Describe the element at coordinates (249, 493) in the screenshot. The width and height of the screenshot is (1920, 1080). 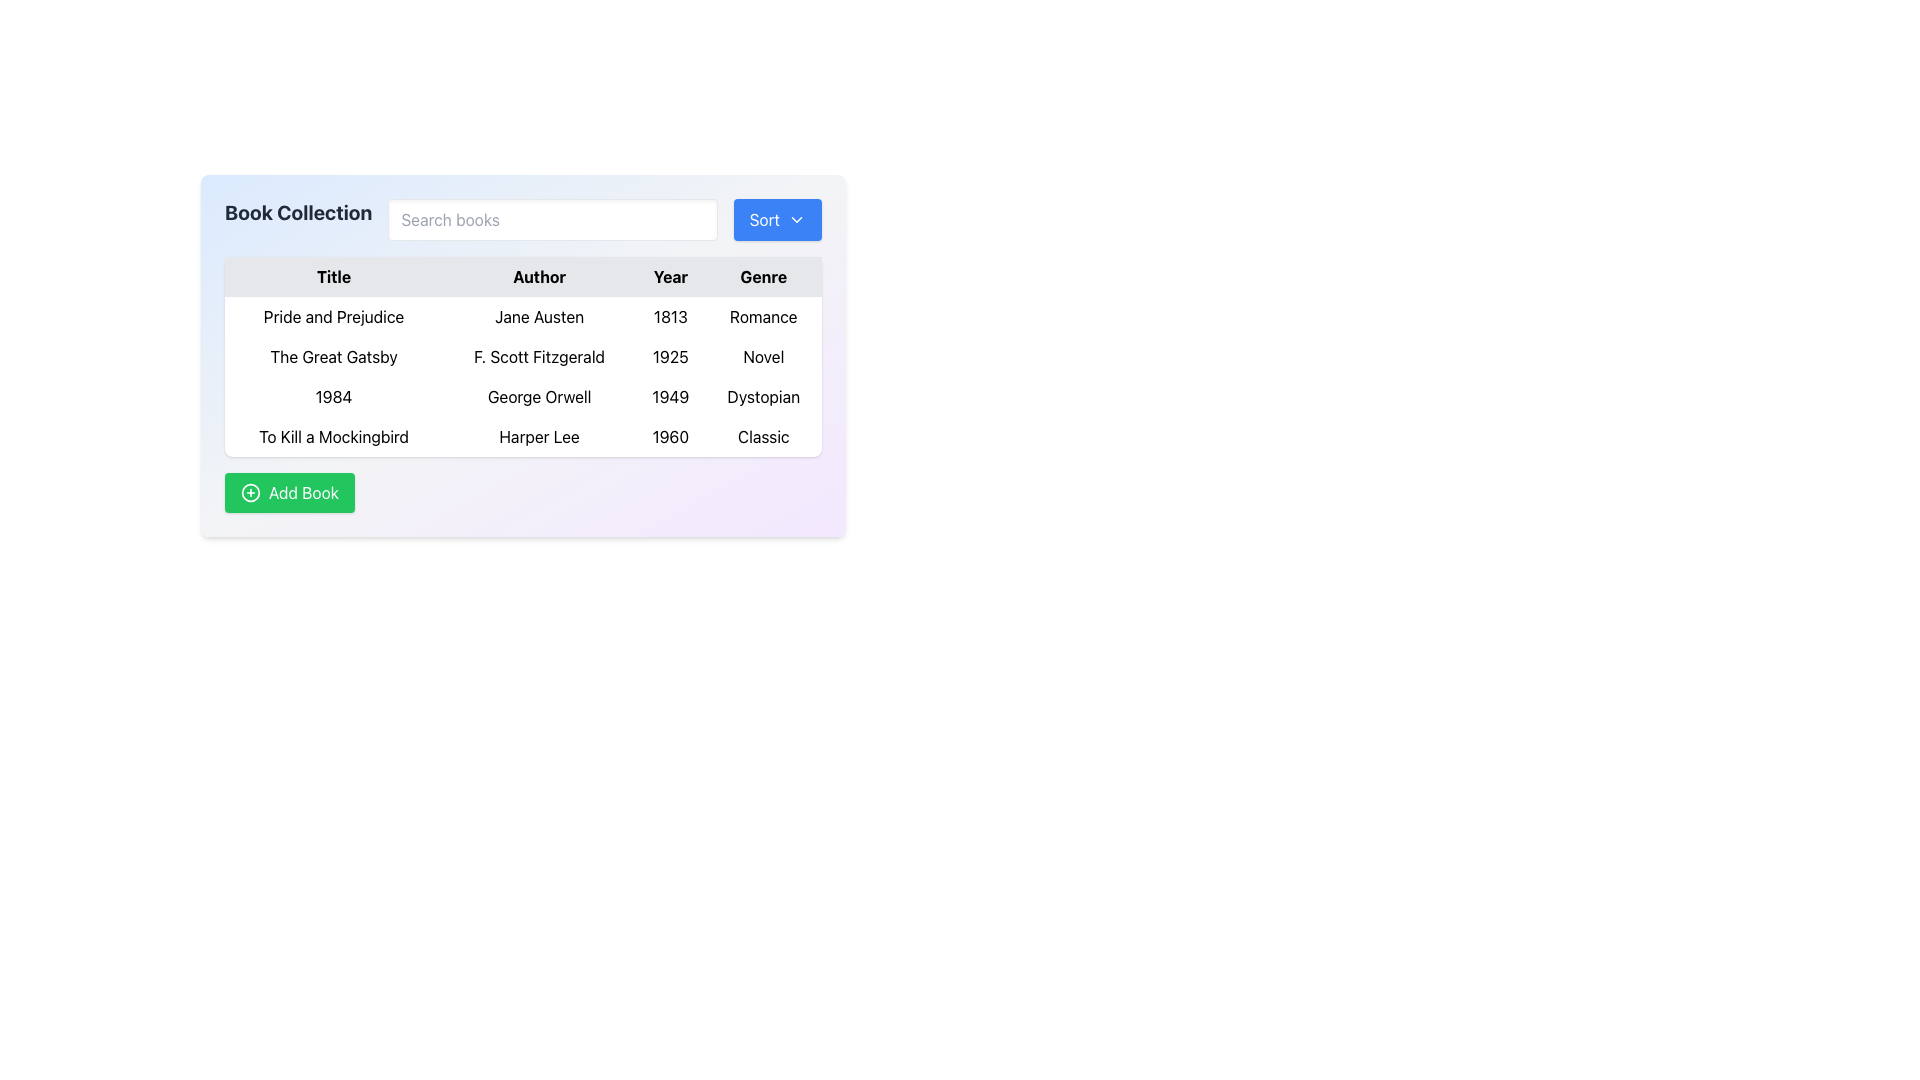
I see `the add book icon located within the green 'Add Book' button to initiate the add book action` at that location.